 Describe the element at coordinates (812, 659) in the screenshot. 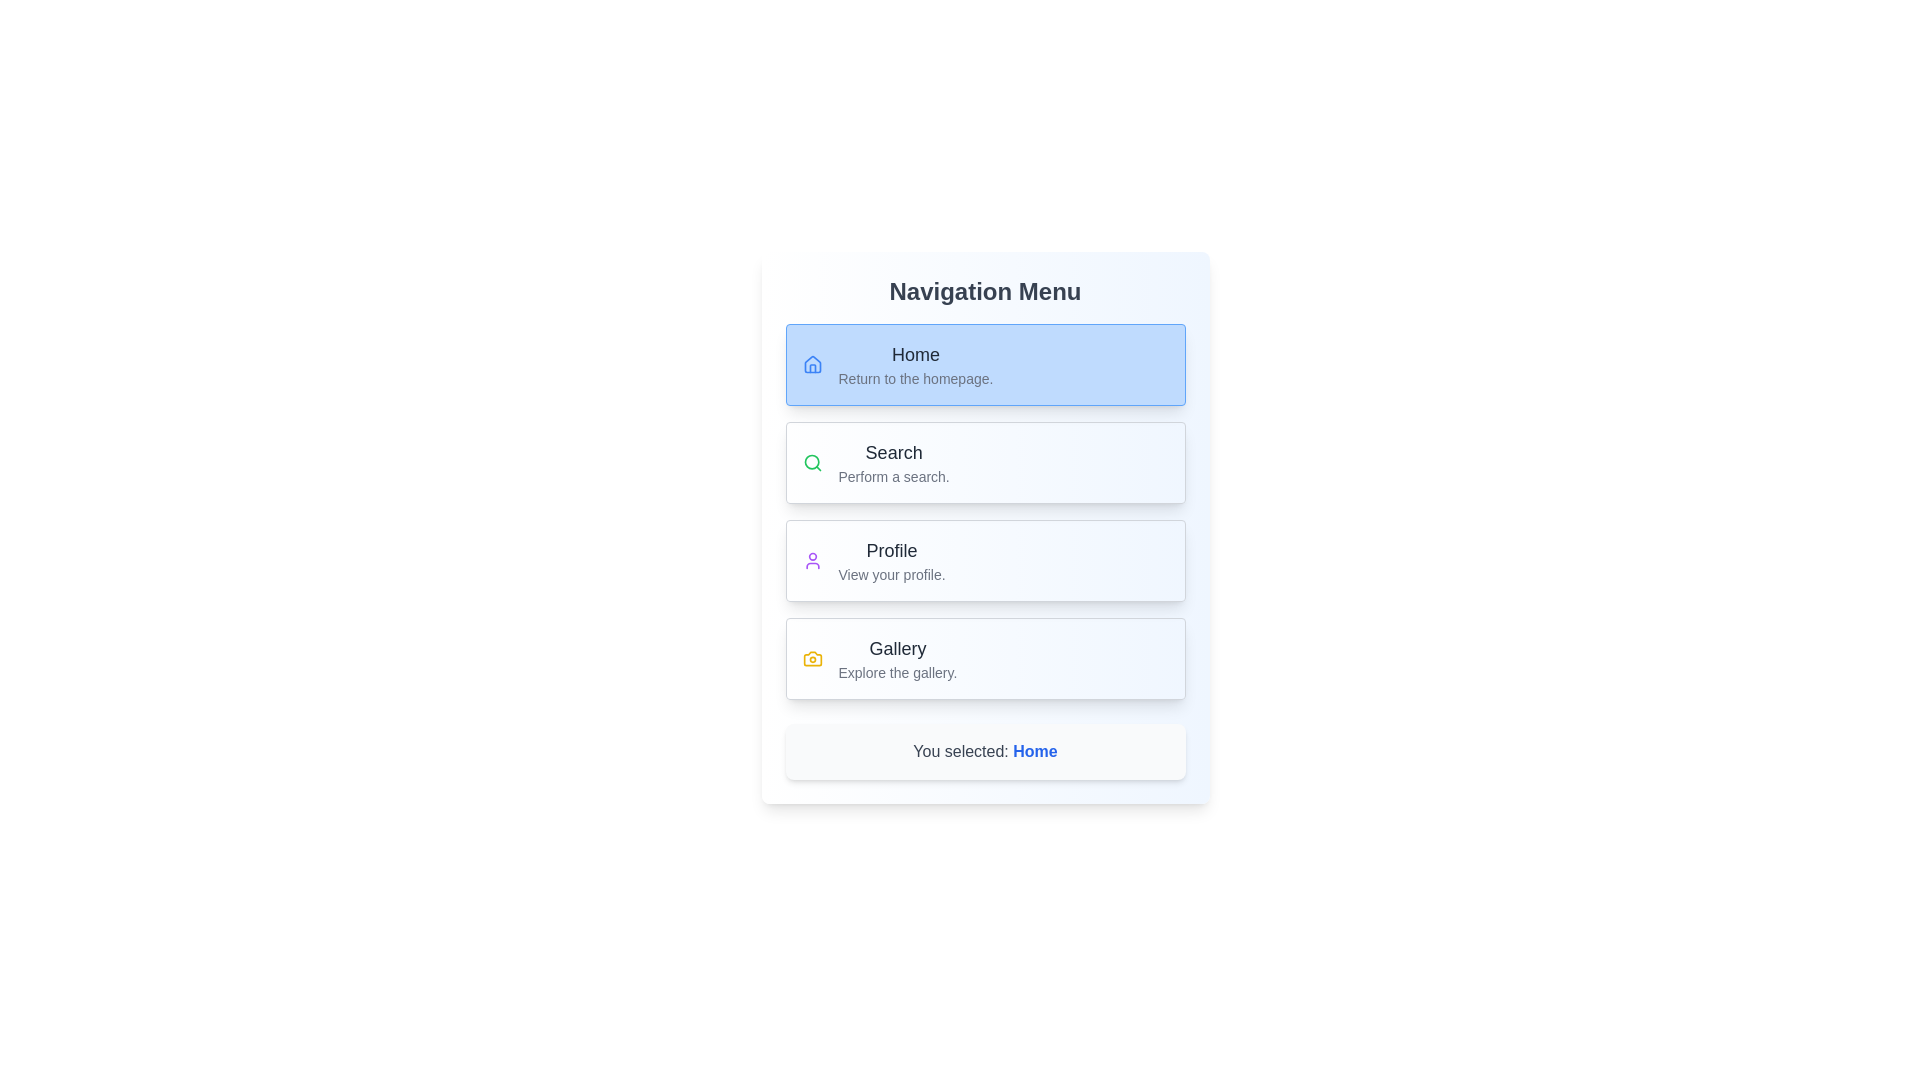

I see `the menu option Gallery by clicking its corresponding icon` at that location.